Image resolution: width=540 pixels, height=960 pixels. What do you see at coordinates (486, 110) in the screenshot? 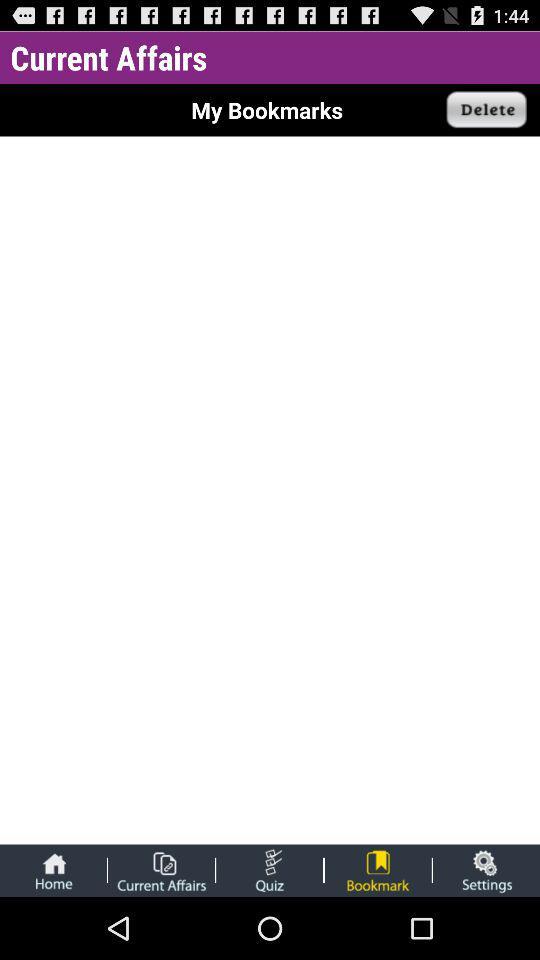
I see `delete selected bookmarks` at bounding box center [486, 110].